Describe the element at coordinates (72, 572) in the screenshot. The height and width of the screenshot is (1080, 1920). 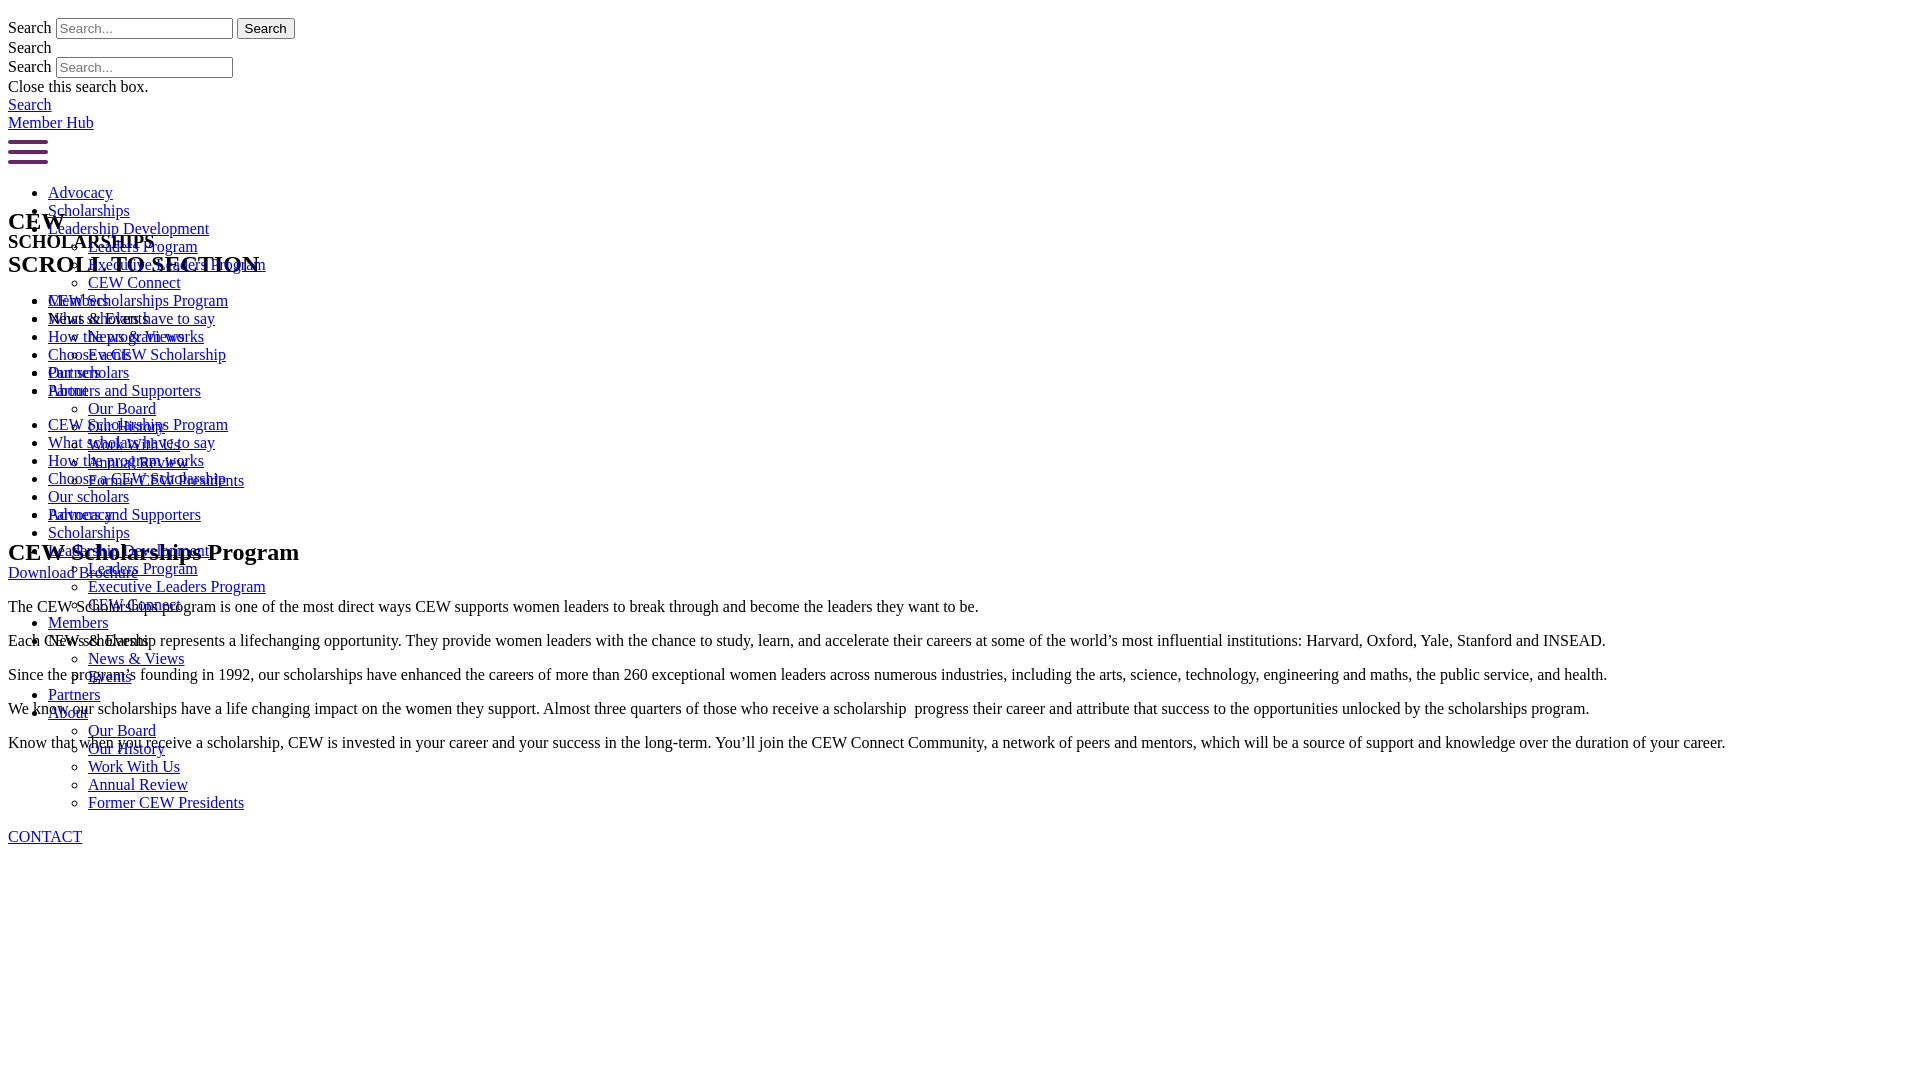
I see `'Download Brochure'` at that location.